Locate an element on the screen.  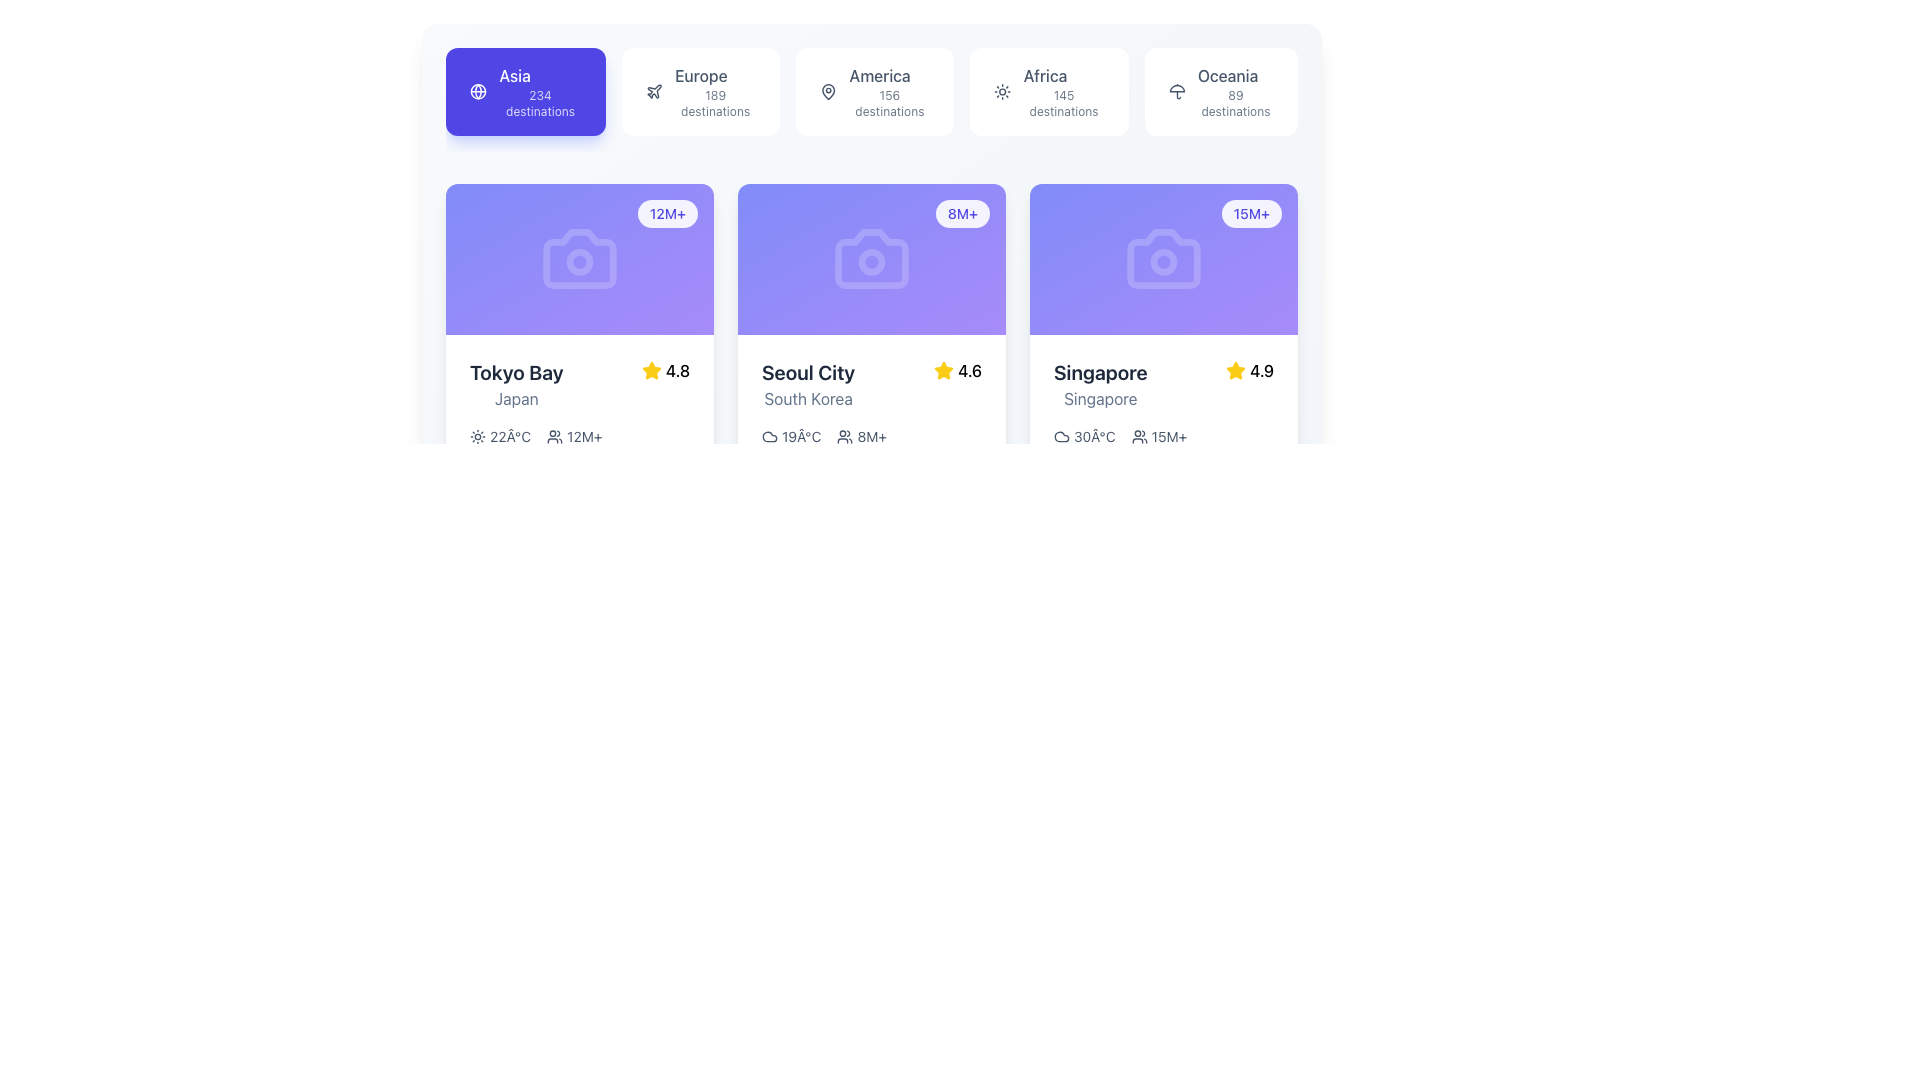
the Informational Badge displaying '12M+' at the top-right corner of the 'Tokyo Bay' destination card is located at coordinates (667, 213).